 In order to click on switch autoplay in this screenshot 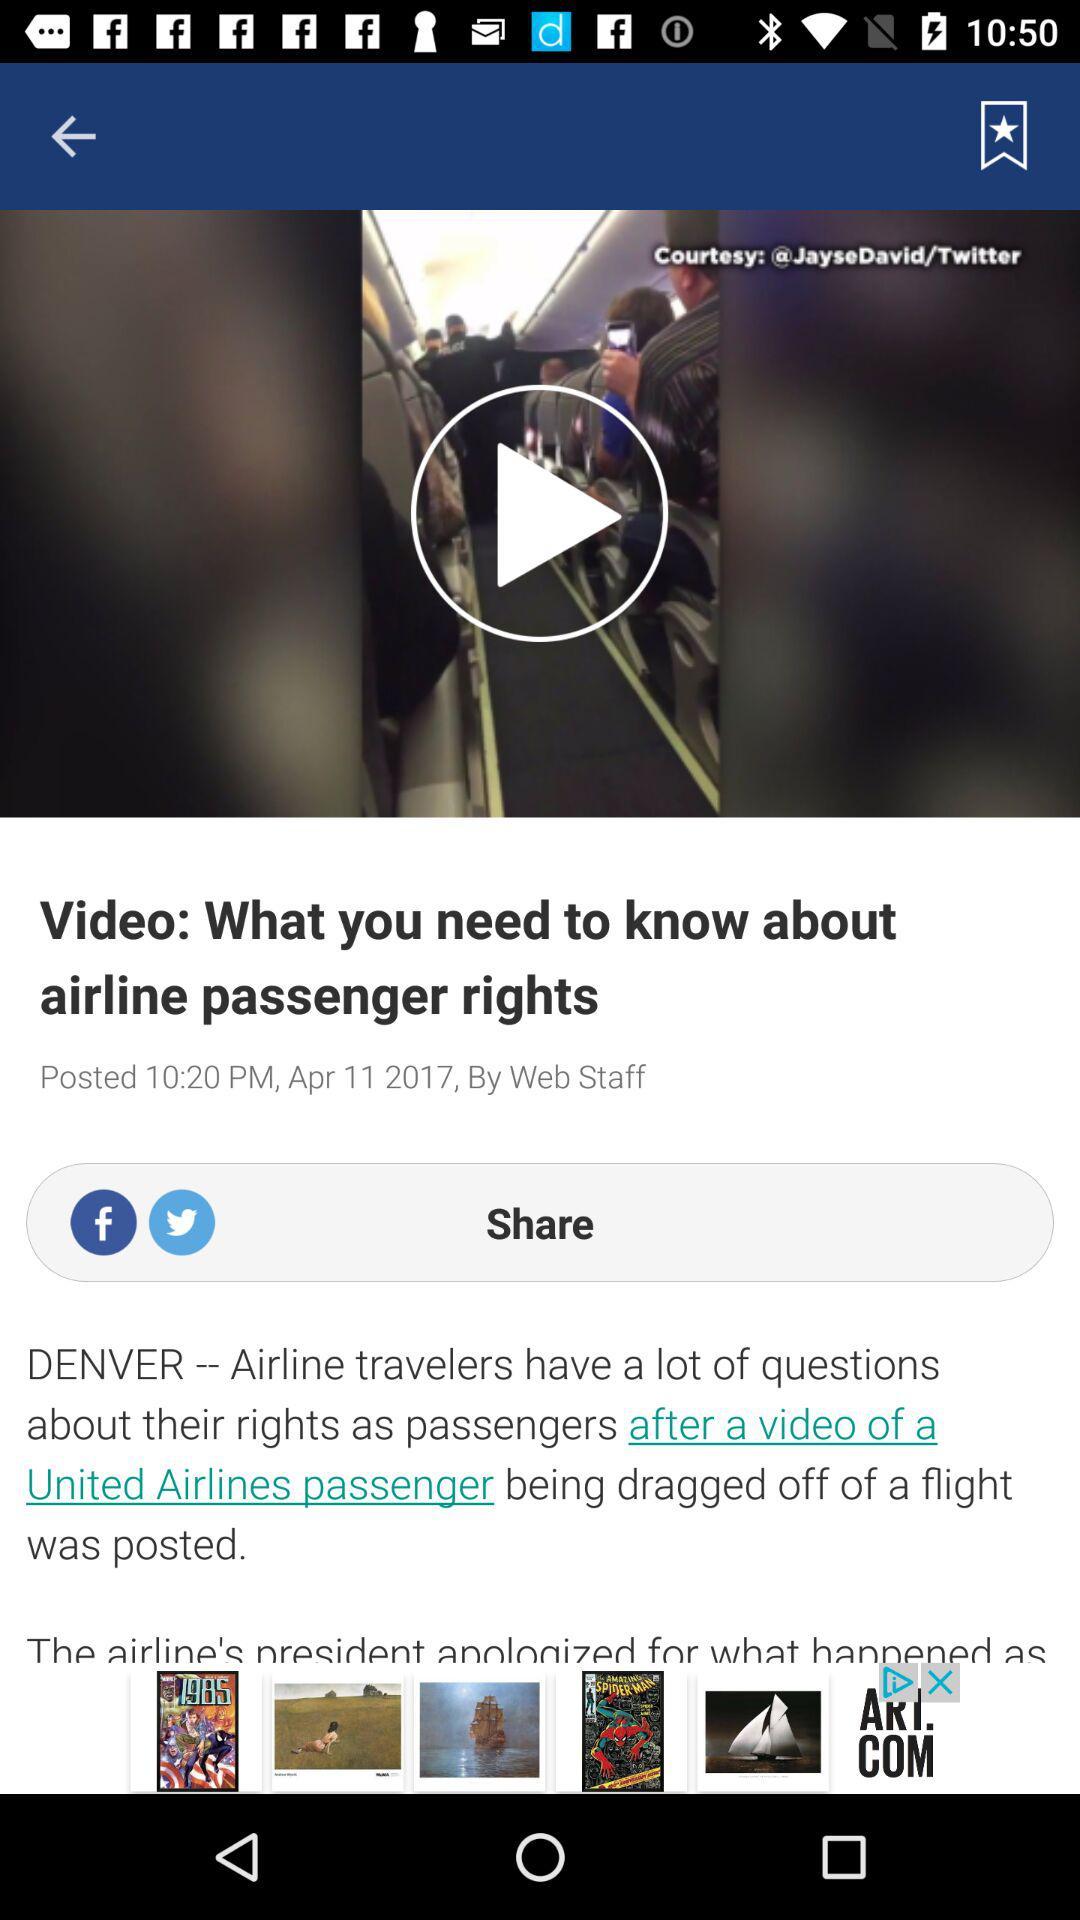, I will do `click(538, 513)`.